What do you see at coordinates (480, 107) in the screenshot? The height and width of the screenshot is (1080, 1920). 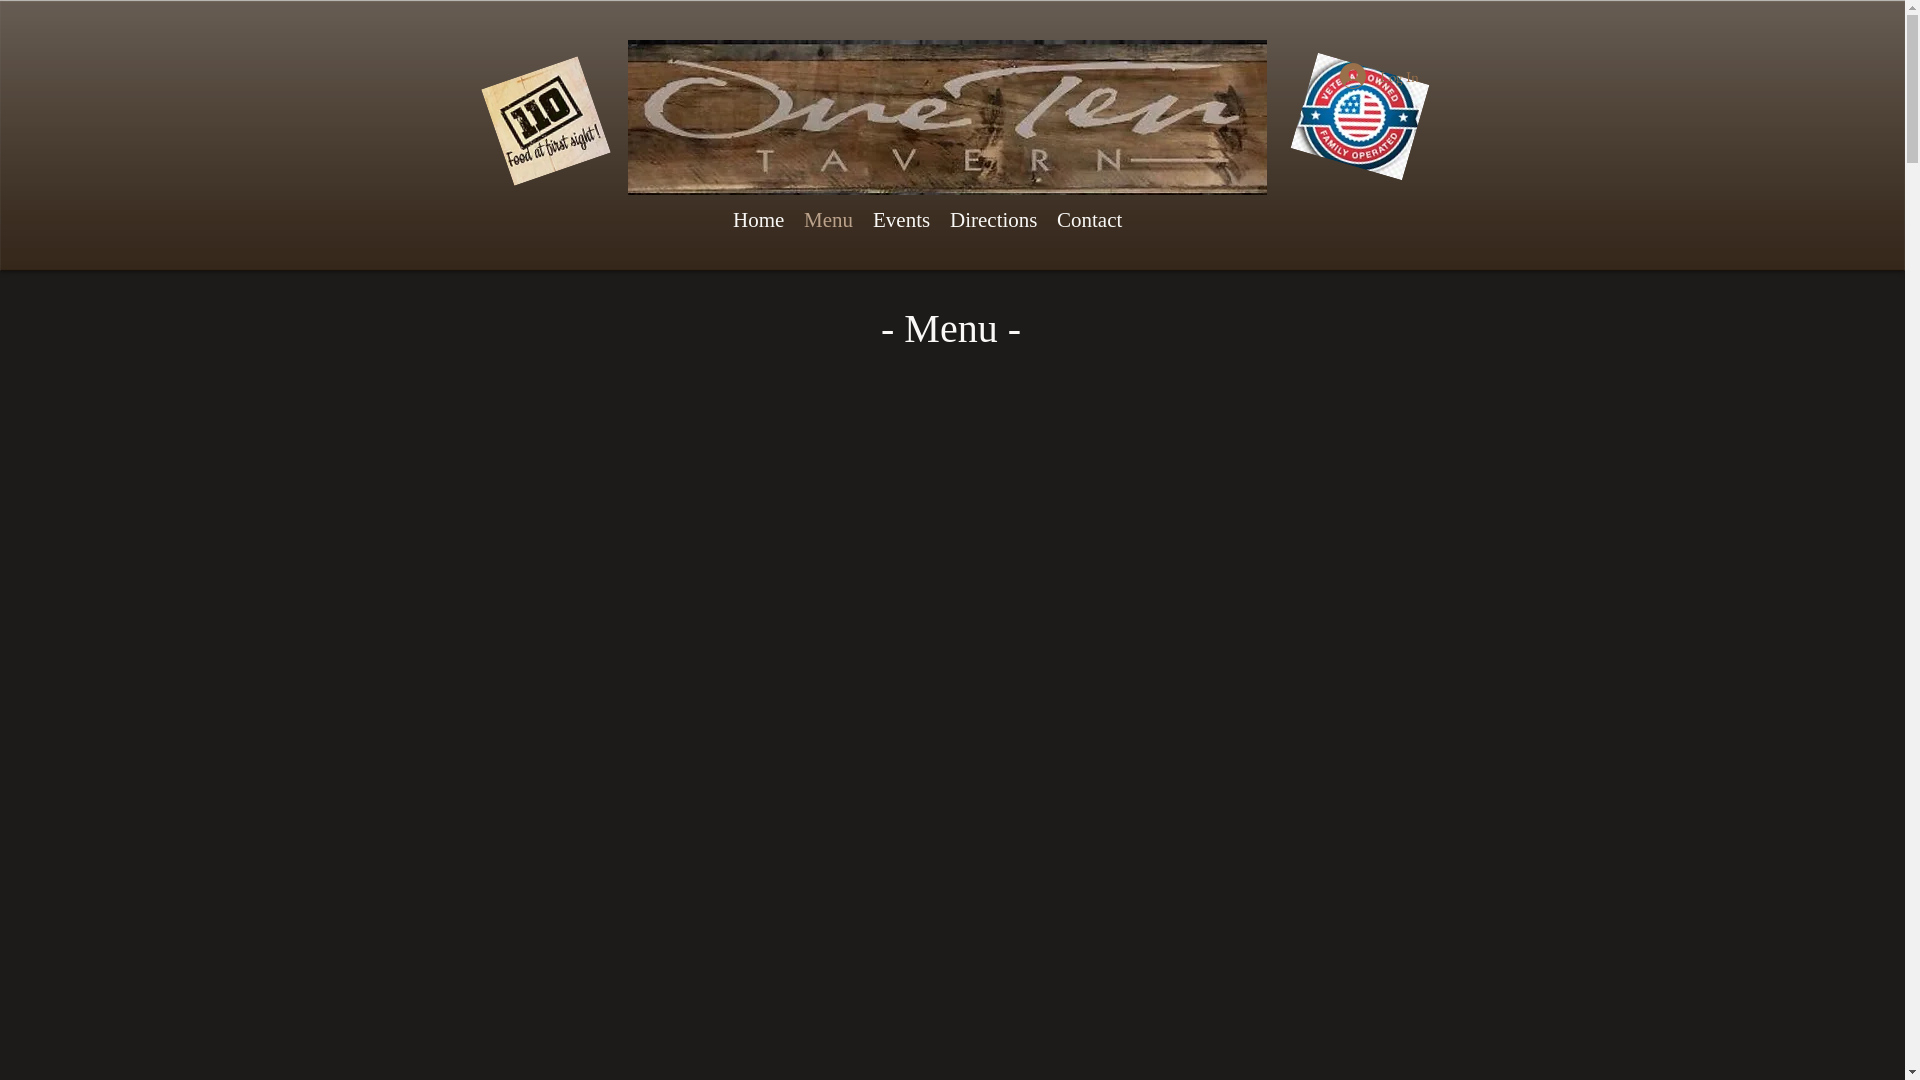 I see `'Food At first sight.jpg'` at bounding box center [480, 107].